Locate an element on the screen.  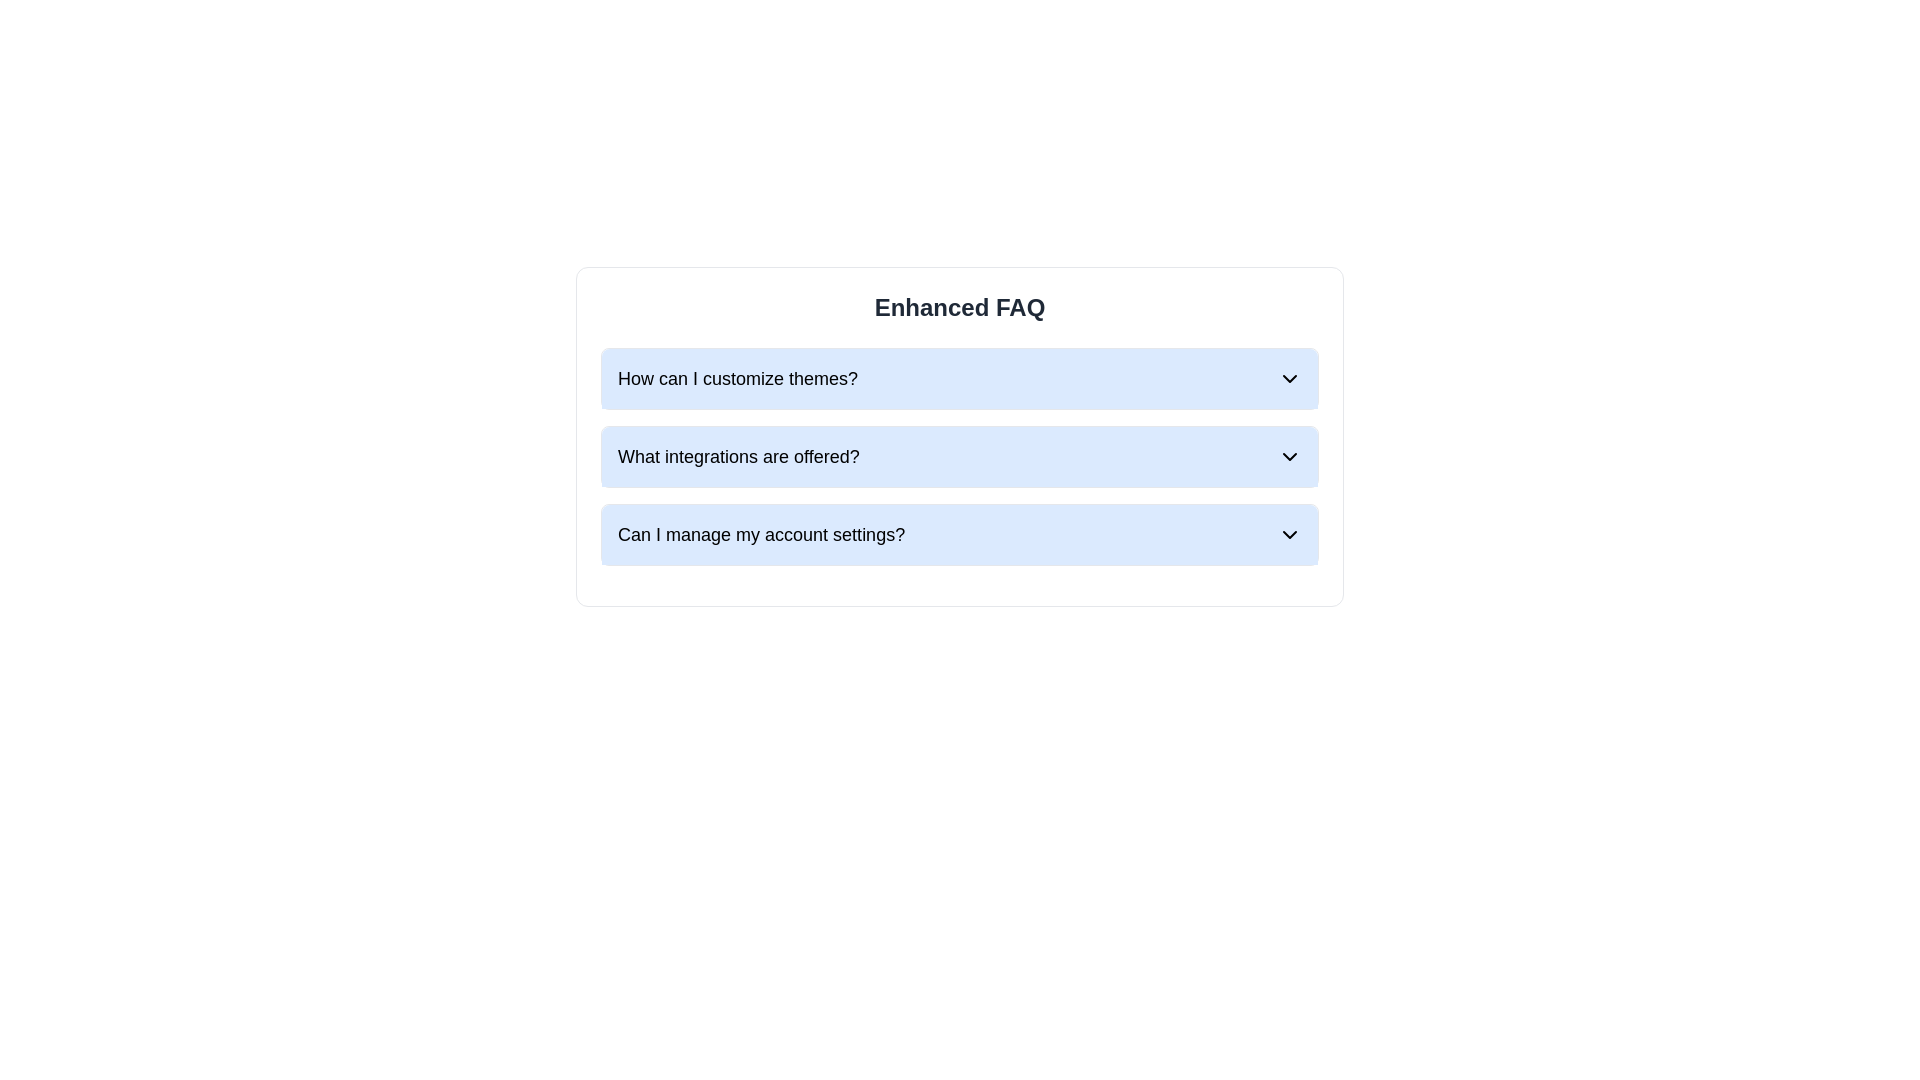
the Chevron Down icon located at the far right of the 'How can I customize themes?' section in the FAQ interface is located at coordinates (1290, 378).